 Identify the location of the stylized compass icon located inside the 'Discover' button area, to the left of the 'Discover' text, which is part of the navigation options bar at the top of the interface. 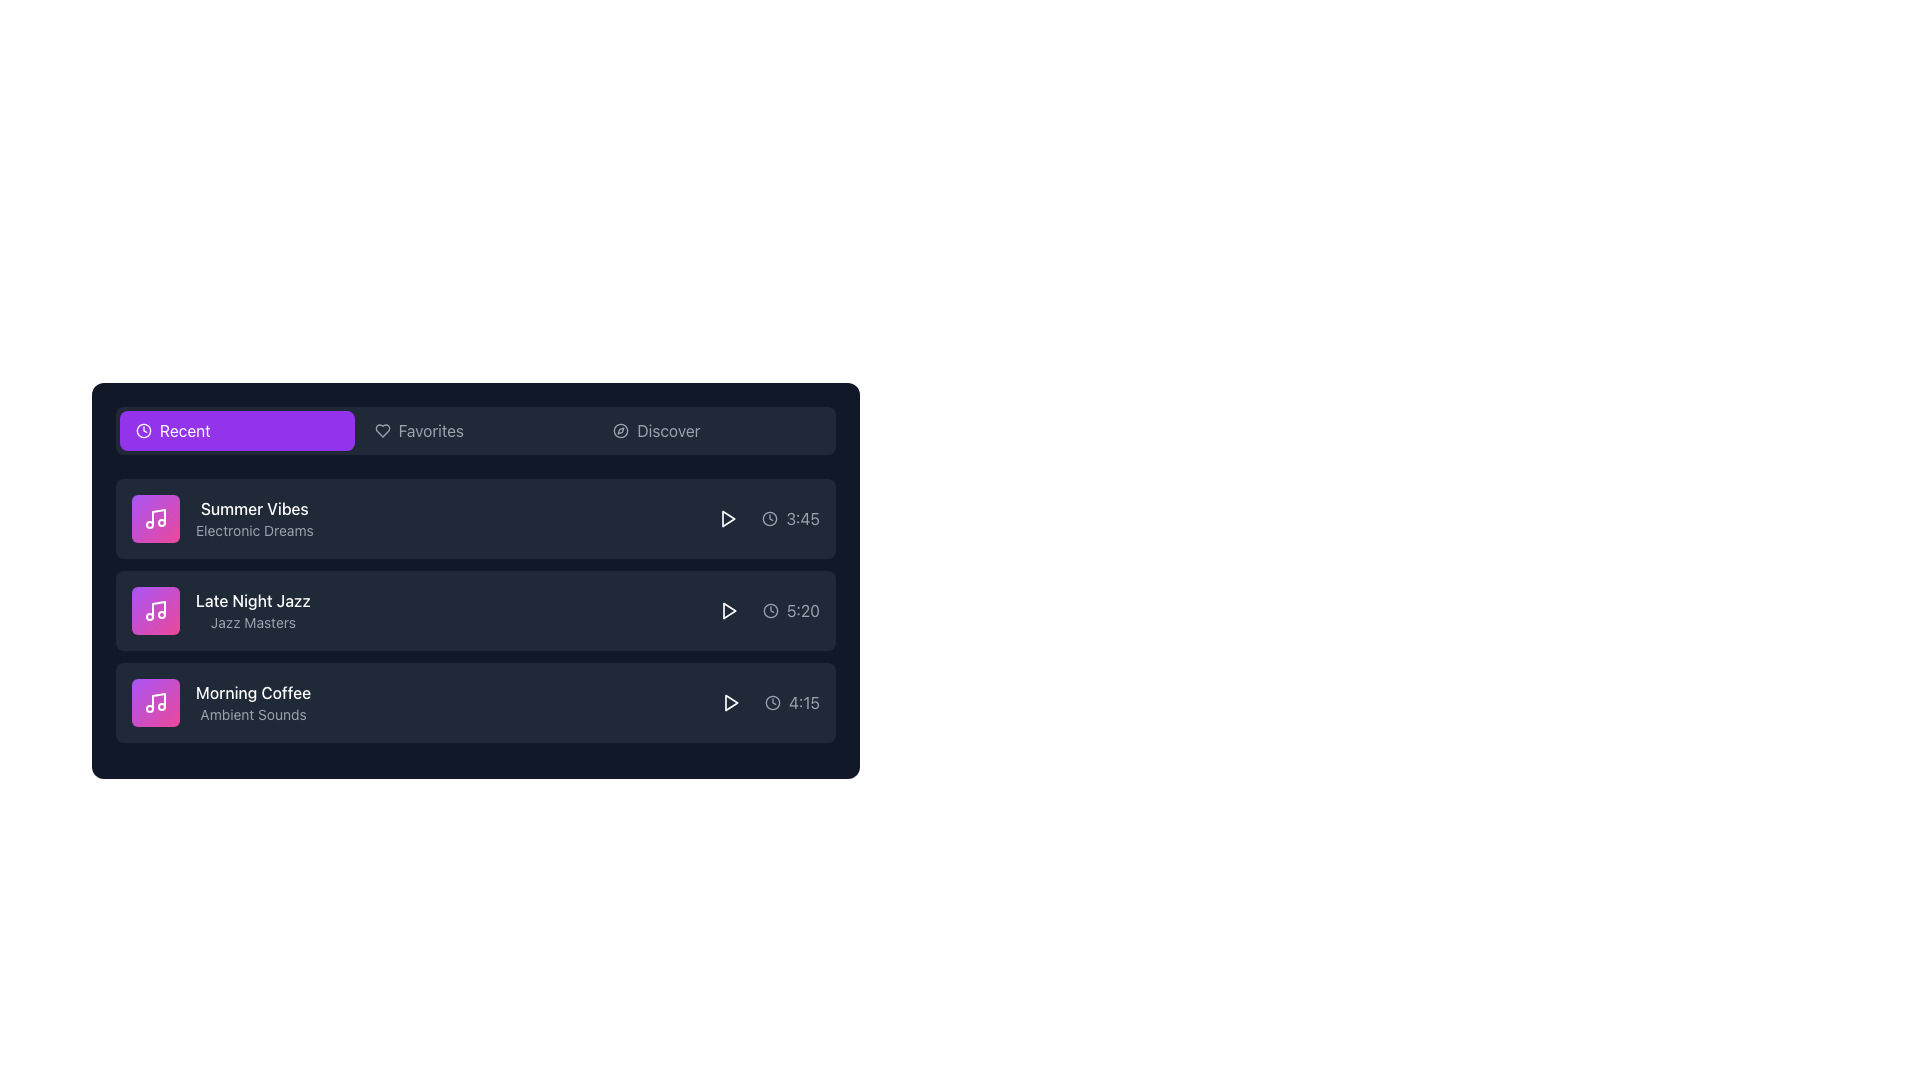
(620, 430).